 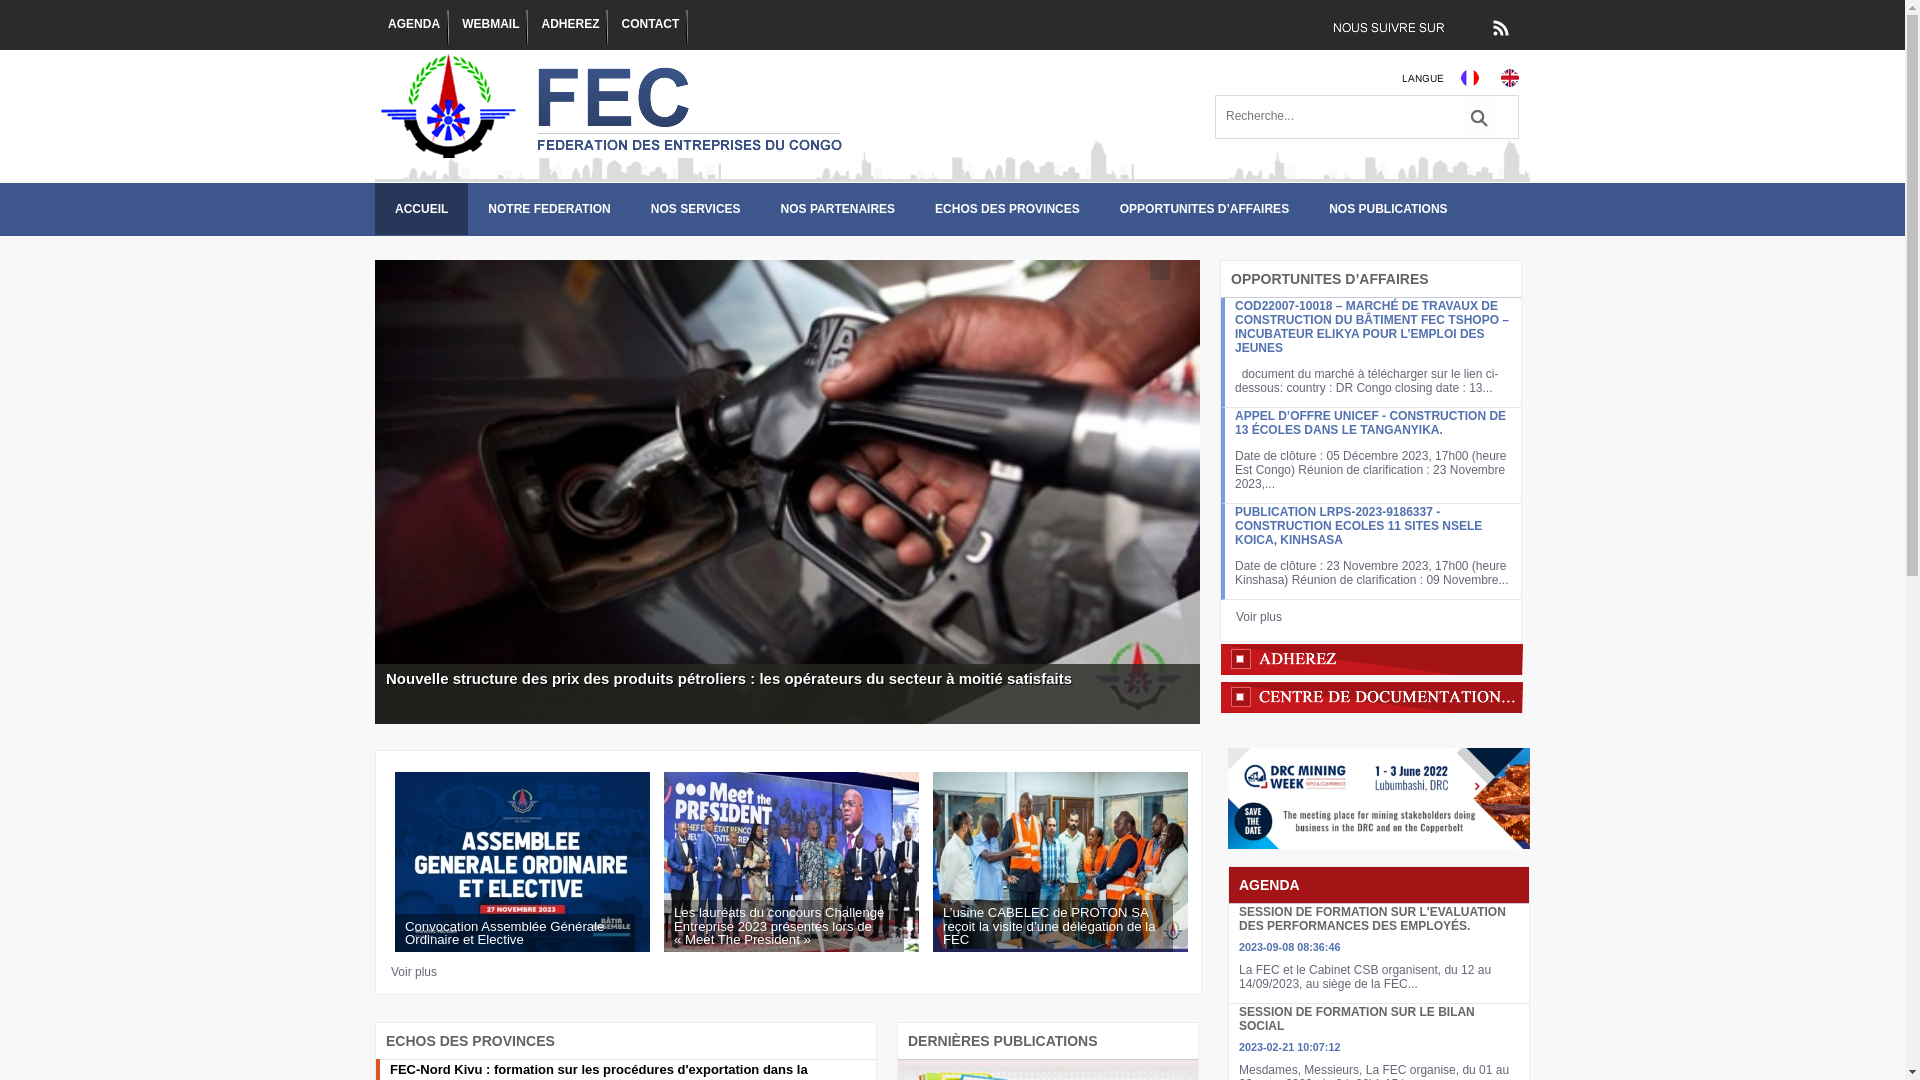 What do you see at coordinates (1386, 208) in the screenshot?
I see `'NOS PUBLICATIONS'` at bounding box center [1386, 208].